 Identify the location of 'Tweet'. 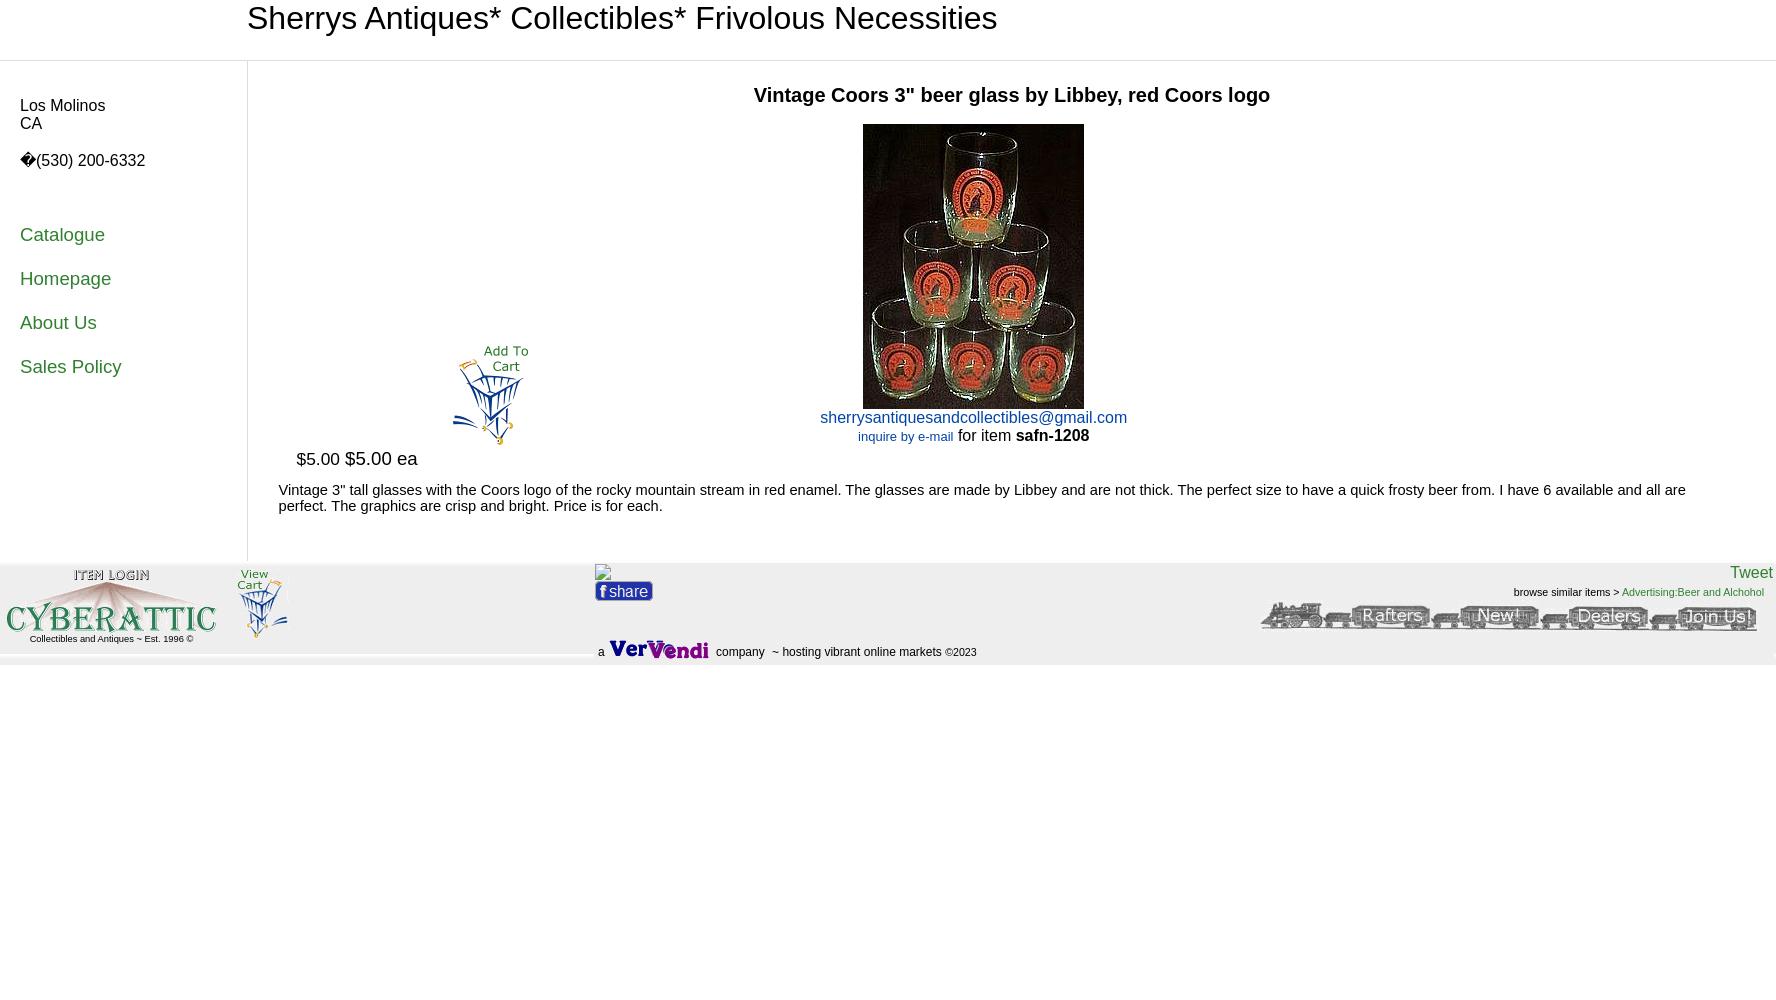
(1751, 571).